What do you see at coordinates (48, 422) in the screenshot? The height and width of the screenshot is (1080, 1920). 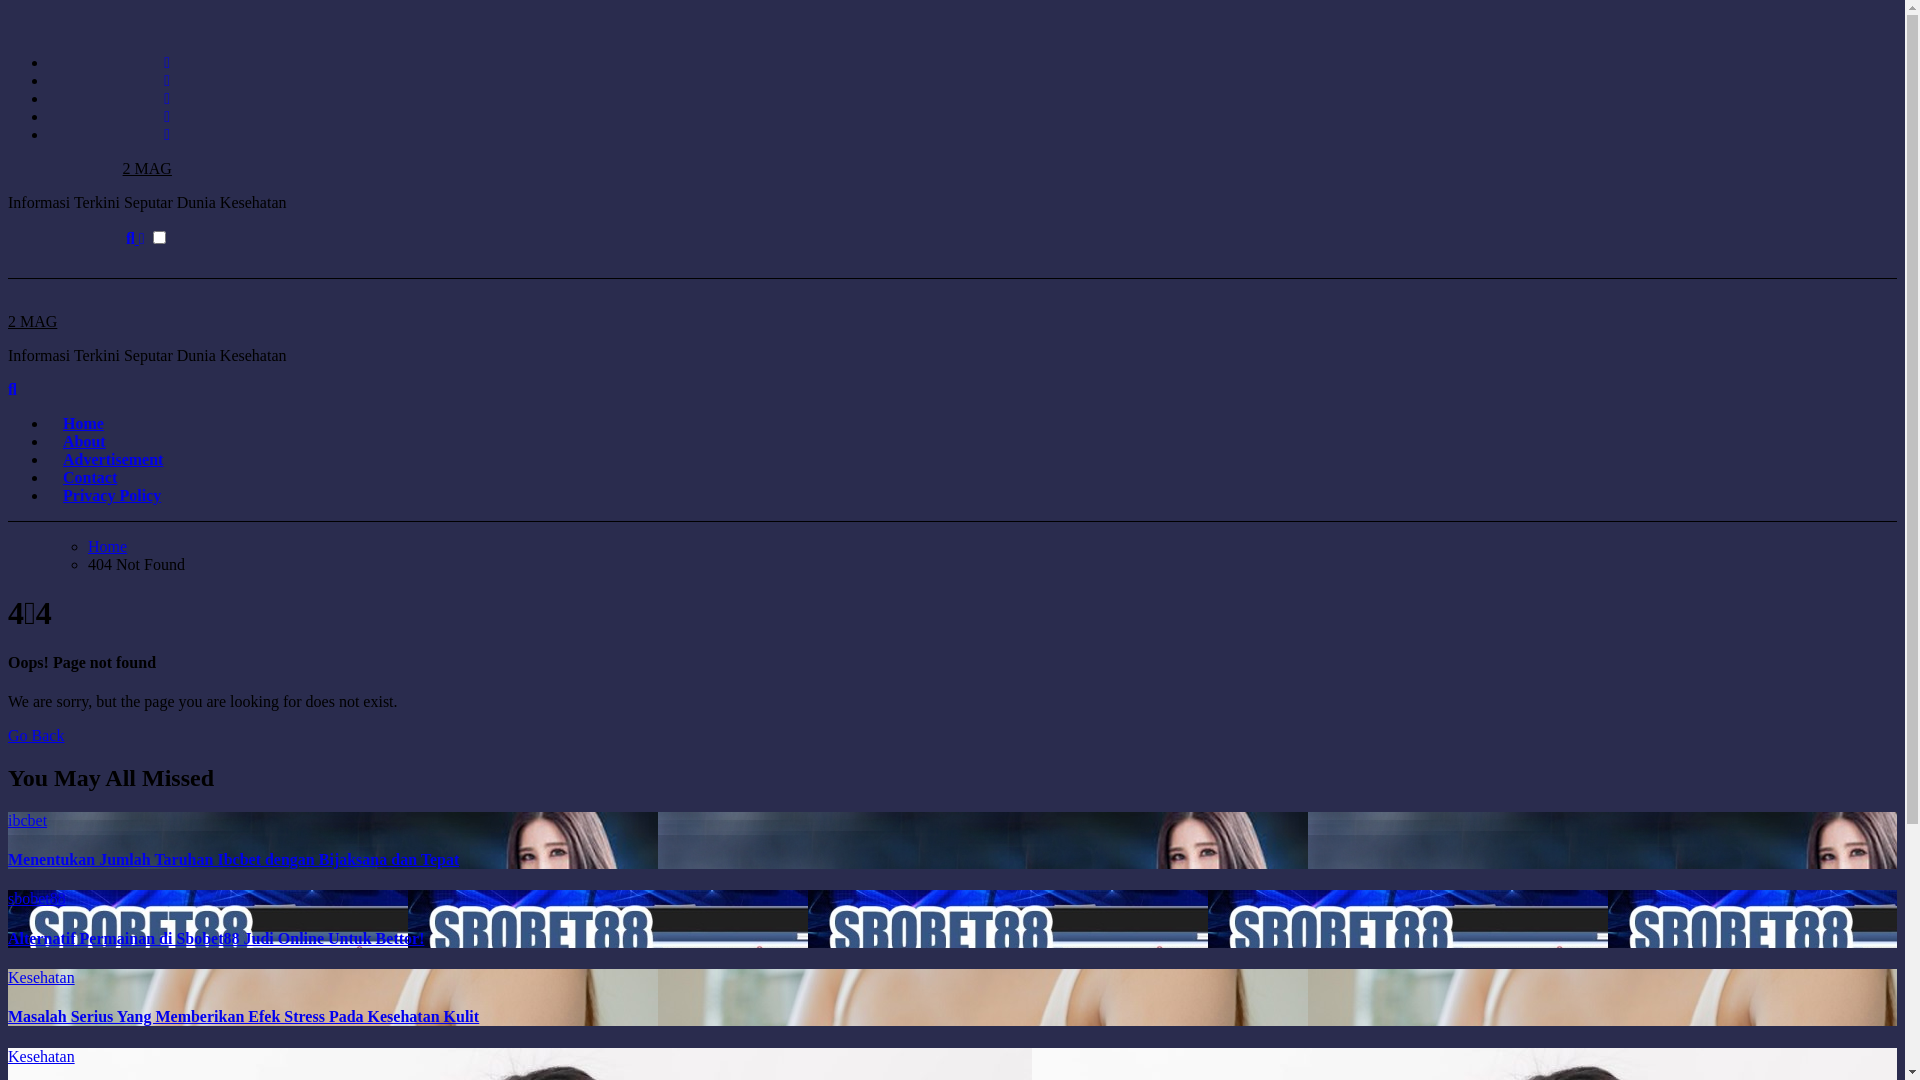 I see `'Home'` at bounding box center [48, 422].